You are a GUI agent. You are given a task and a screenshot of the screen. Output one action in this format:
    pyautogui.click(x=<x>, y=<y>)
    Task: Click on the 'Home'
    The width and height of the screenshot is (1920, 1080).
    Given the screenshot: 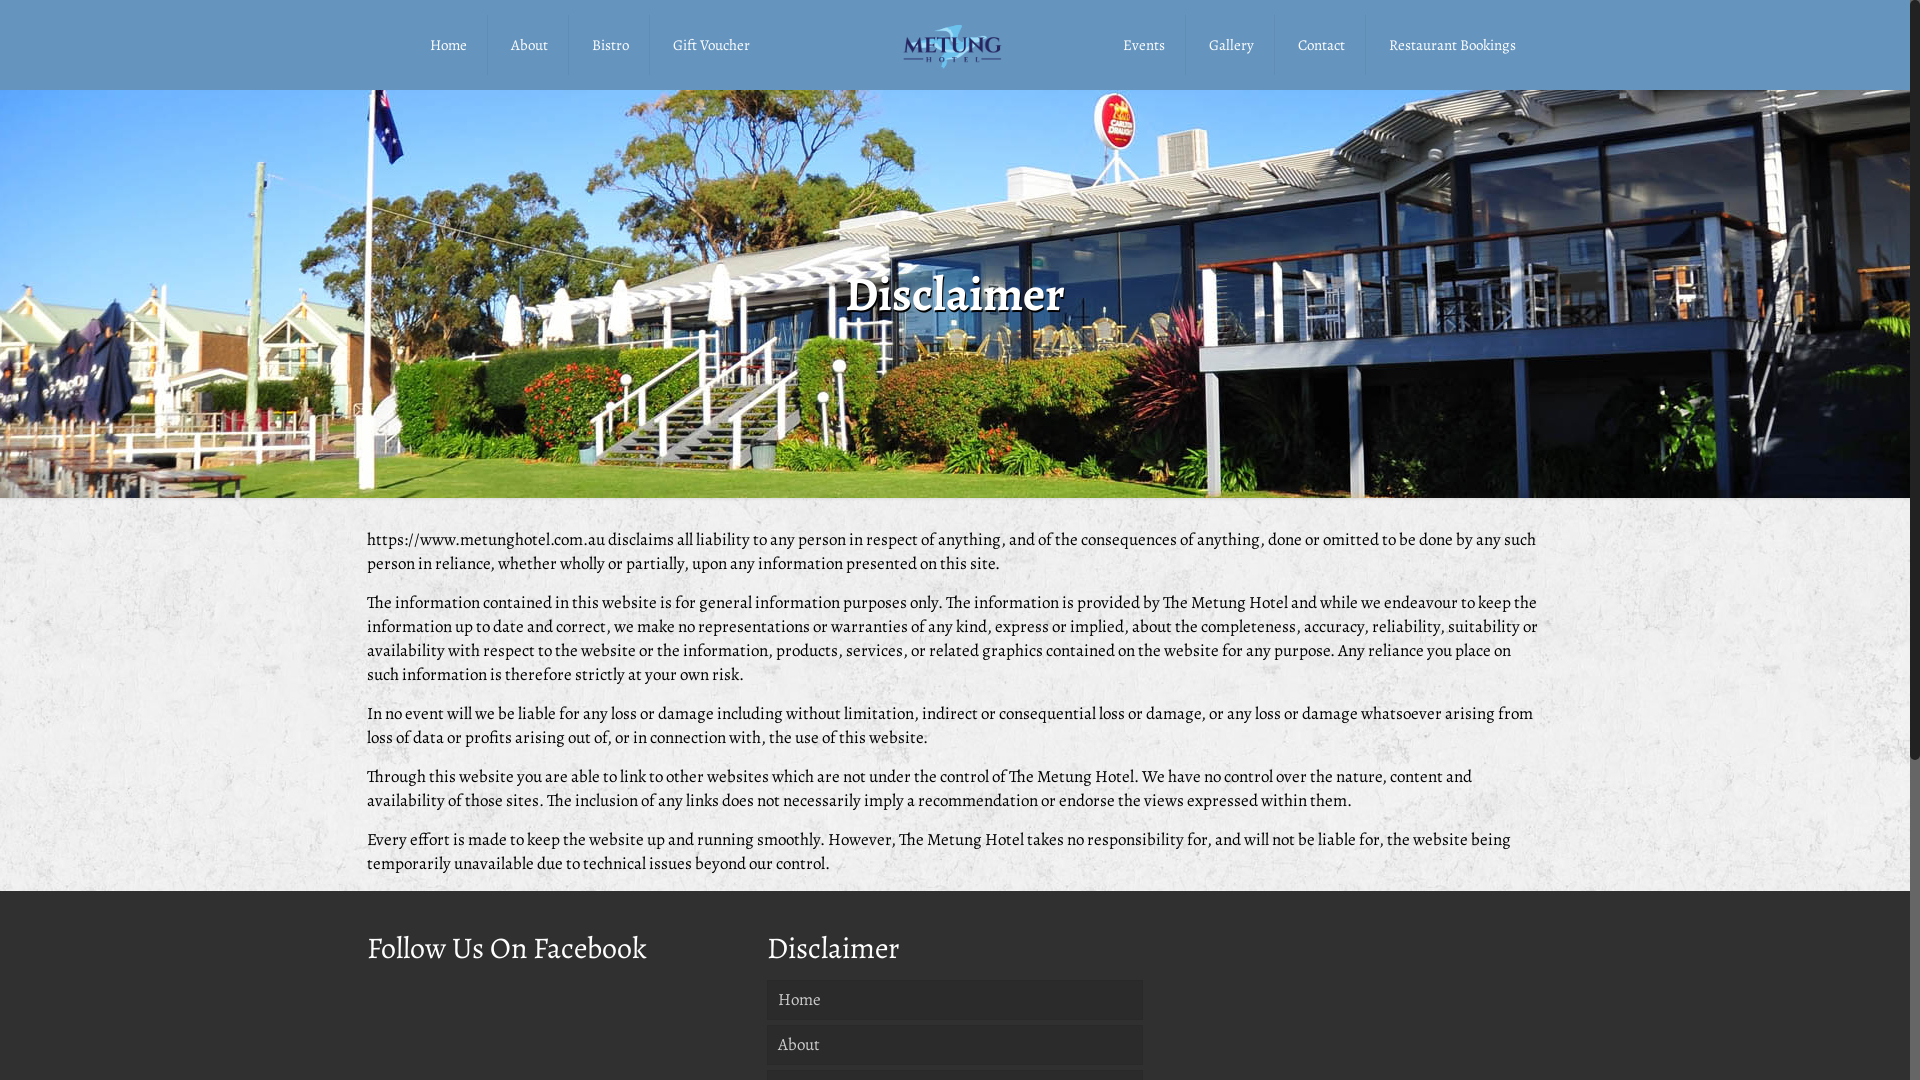 What is the action you would take?
    pyautogui.click(x=448, y=45)
    